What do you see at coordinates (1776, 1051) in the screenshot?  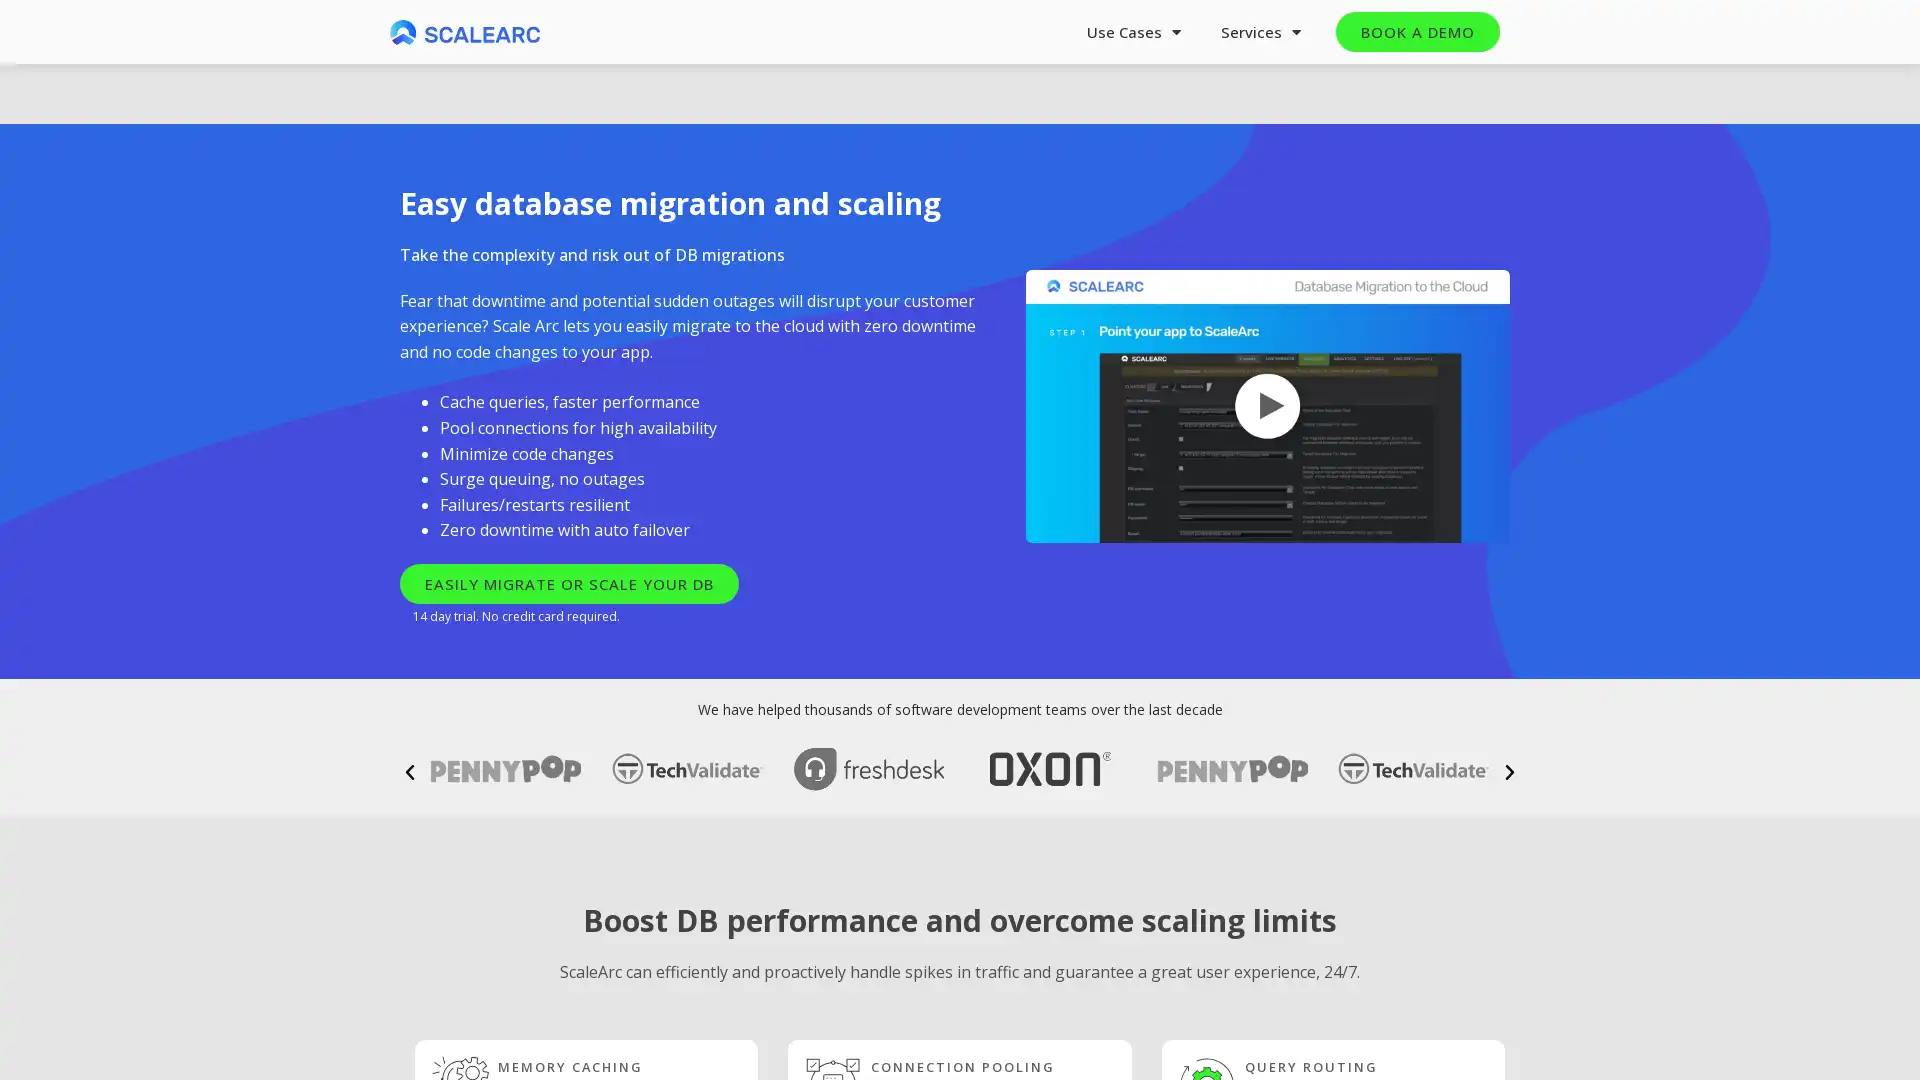 I see `Next` at bounding box center [1776, 1051].